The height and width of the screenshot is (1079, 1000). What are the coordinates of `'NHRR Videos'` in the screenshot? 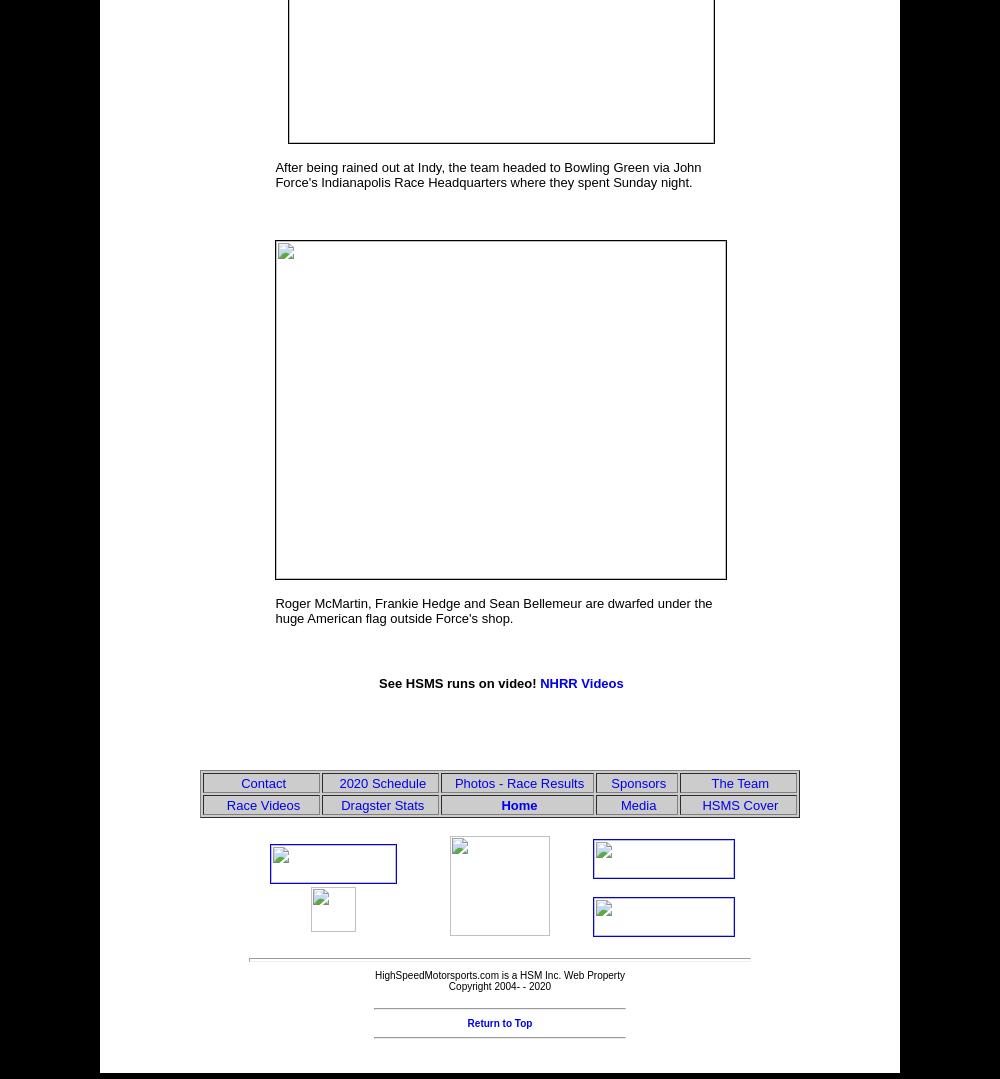 It's located at (580, 683).